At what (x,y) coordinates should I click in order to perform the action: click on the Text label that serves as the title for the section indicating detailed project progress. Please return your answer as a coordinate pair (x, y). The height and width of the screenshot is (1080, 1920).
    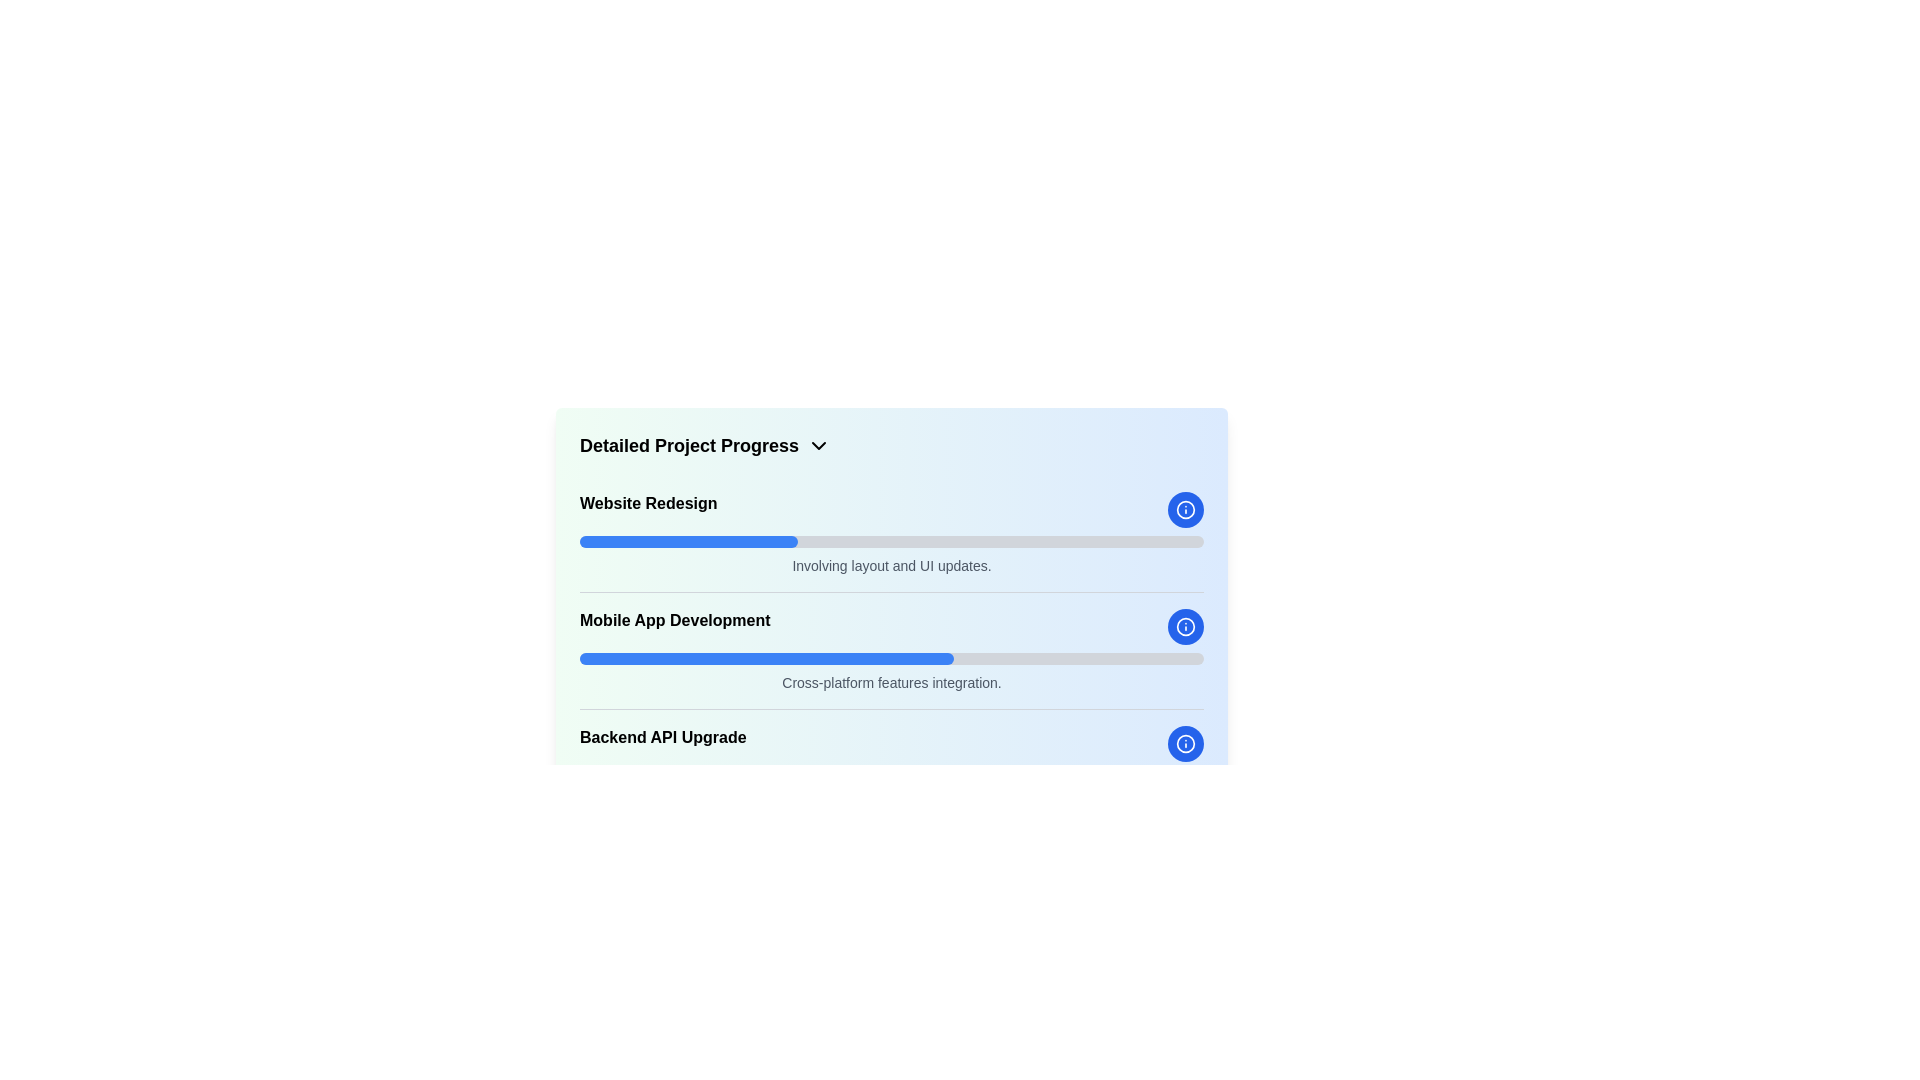
    Looking at the image, I should click on (689, 445).